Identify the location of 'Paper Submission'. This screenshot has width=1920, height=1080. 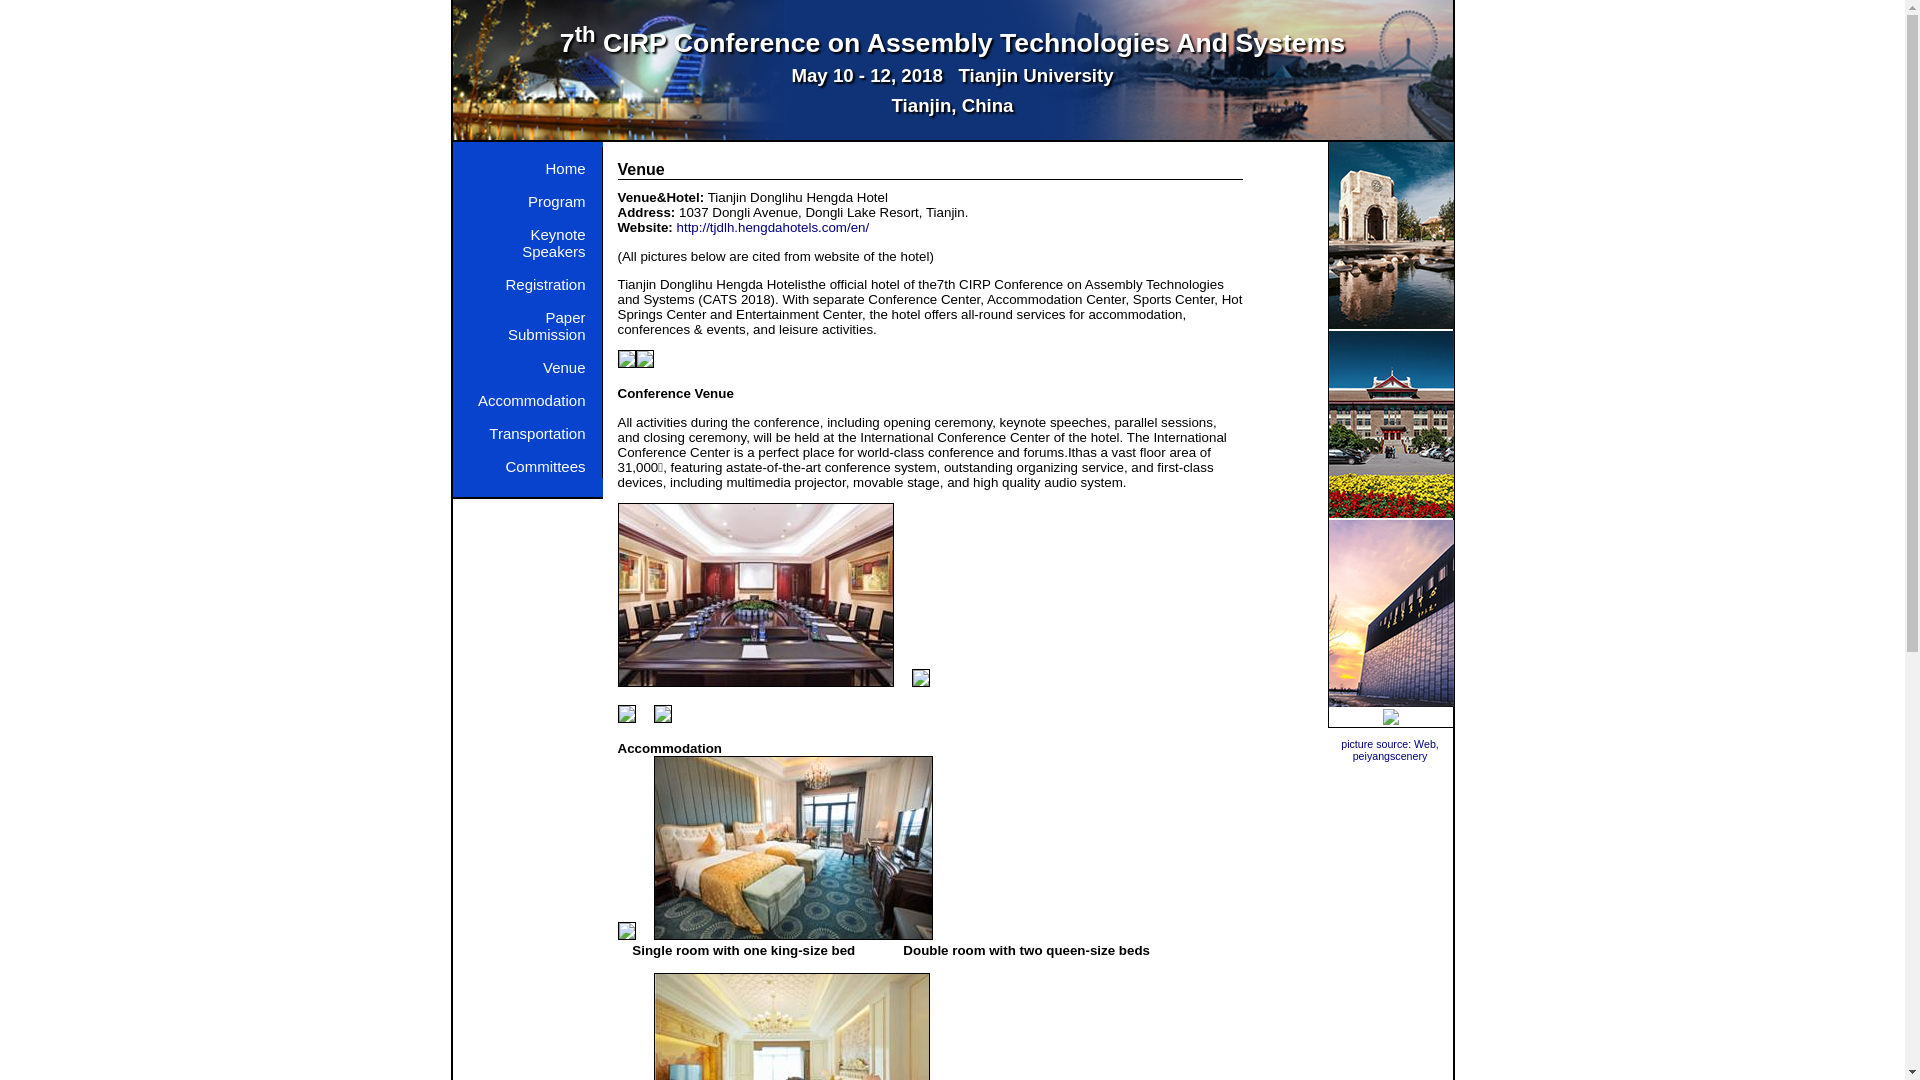
(526, 319).